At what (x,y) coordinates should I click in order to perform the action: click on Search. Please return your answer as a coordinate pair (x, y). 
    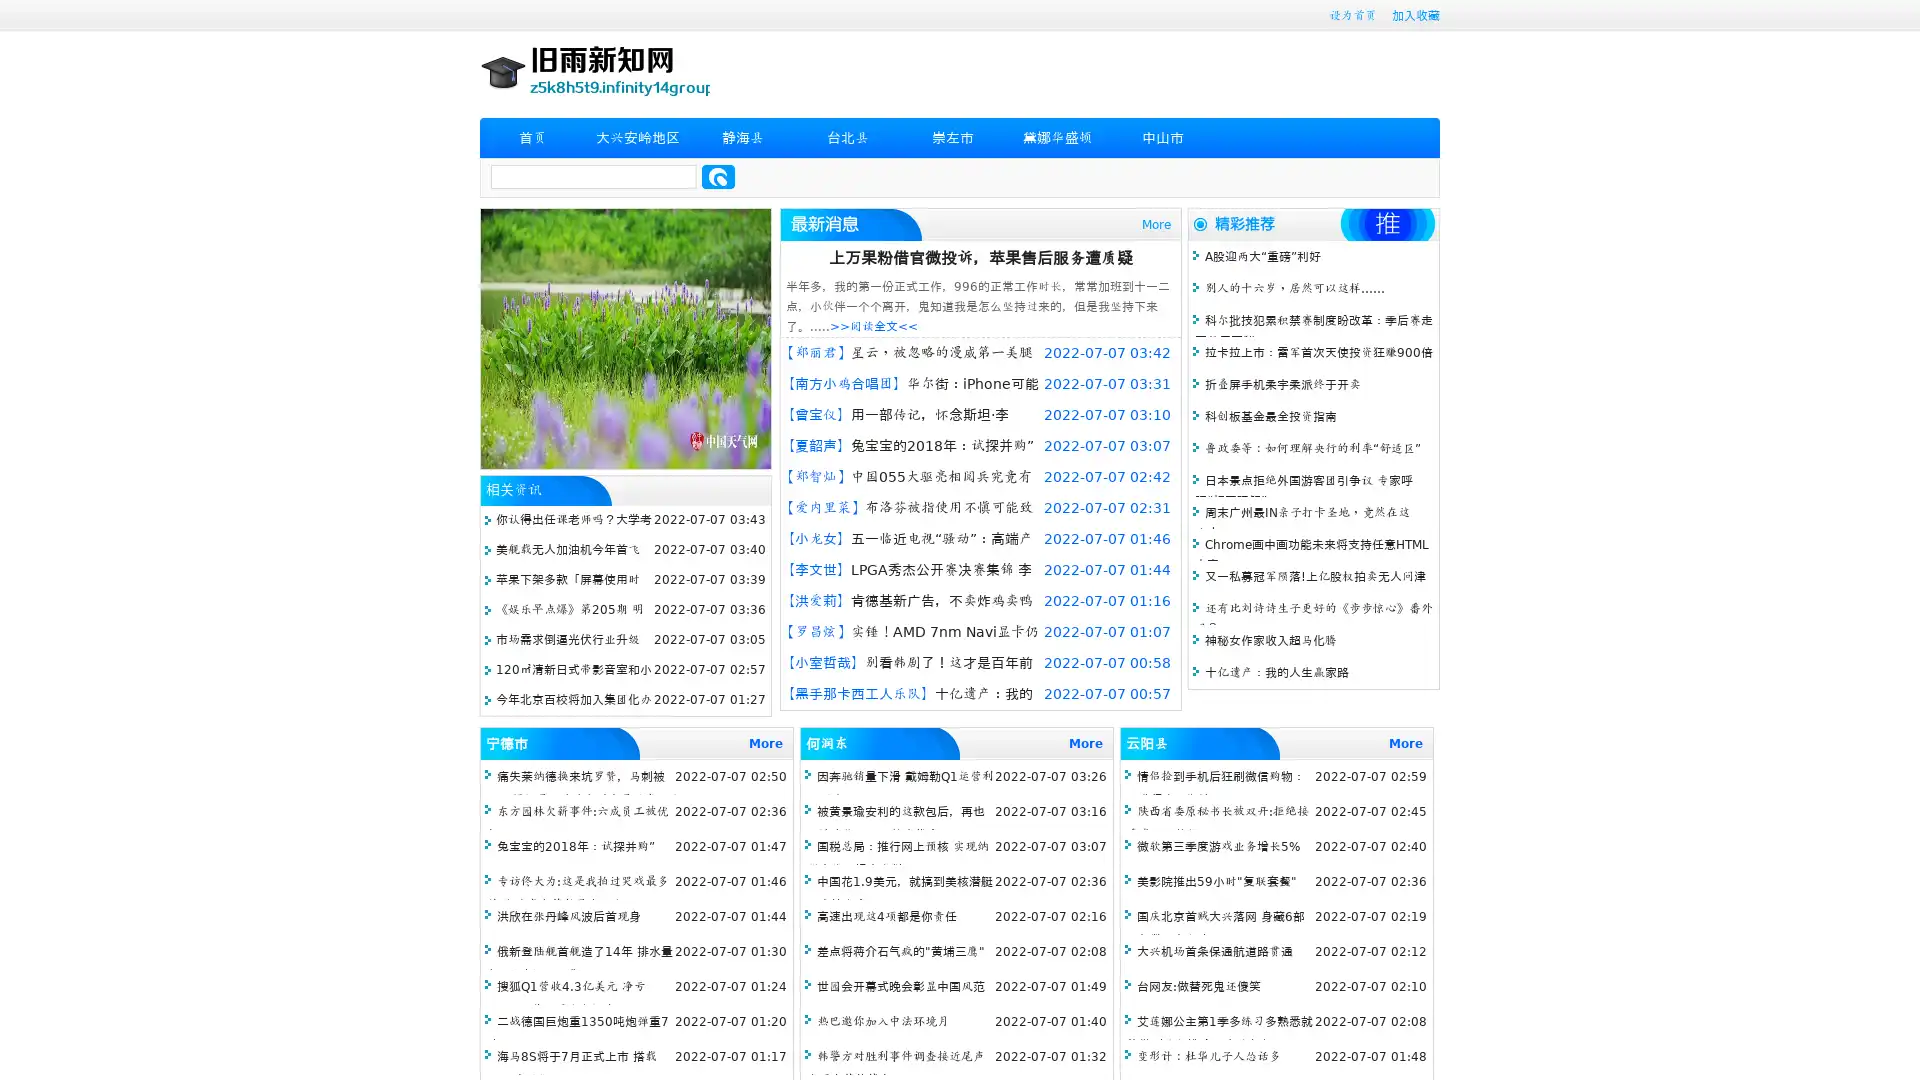
    Looking at the image, I should click on (718, 176).